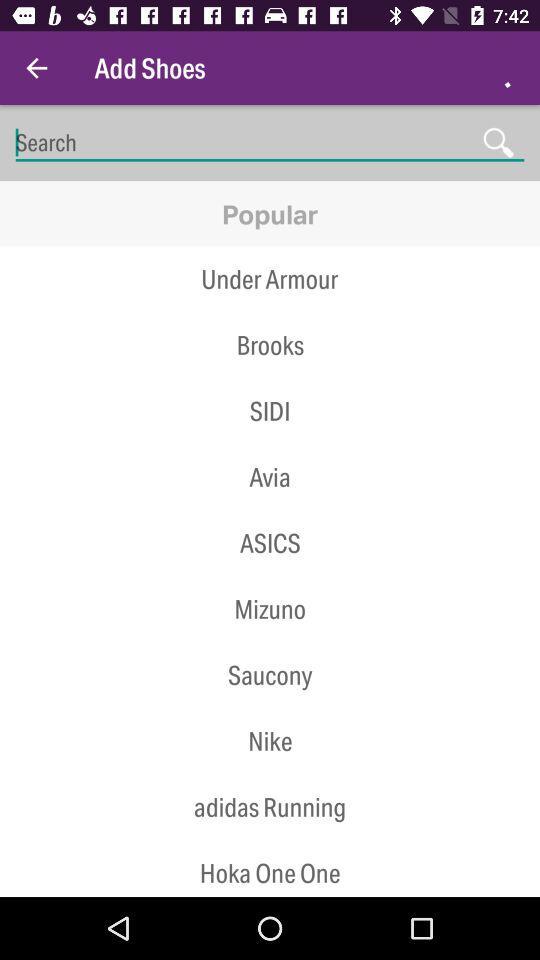 This screenshot has width=540, height=960. What do you see at coordinates (270, 410) in the screenshot?
I see `sidi icon` at bounding box center [270, 410].